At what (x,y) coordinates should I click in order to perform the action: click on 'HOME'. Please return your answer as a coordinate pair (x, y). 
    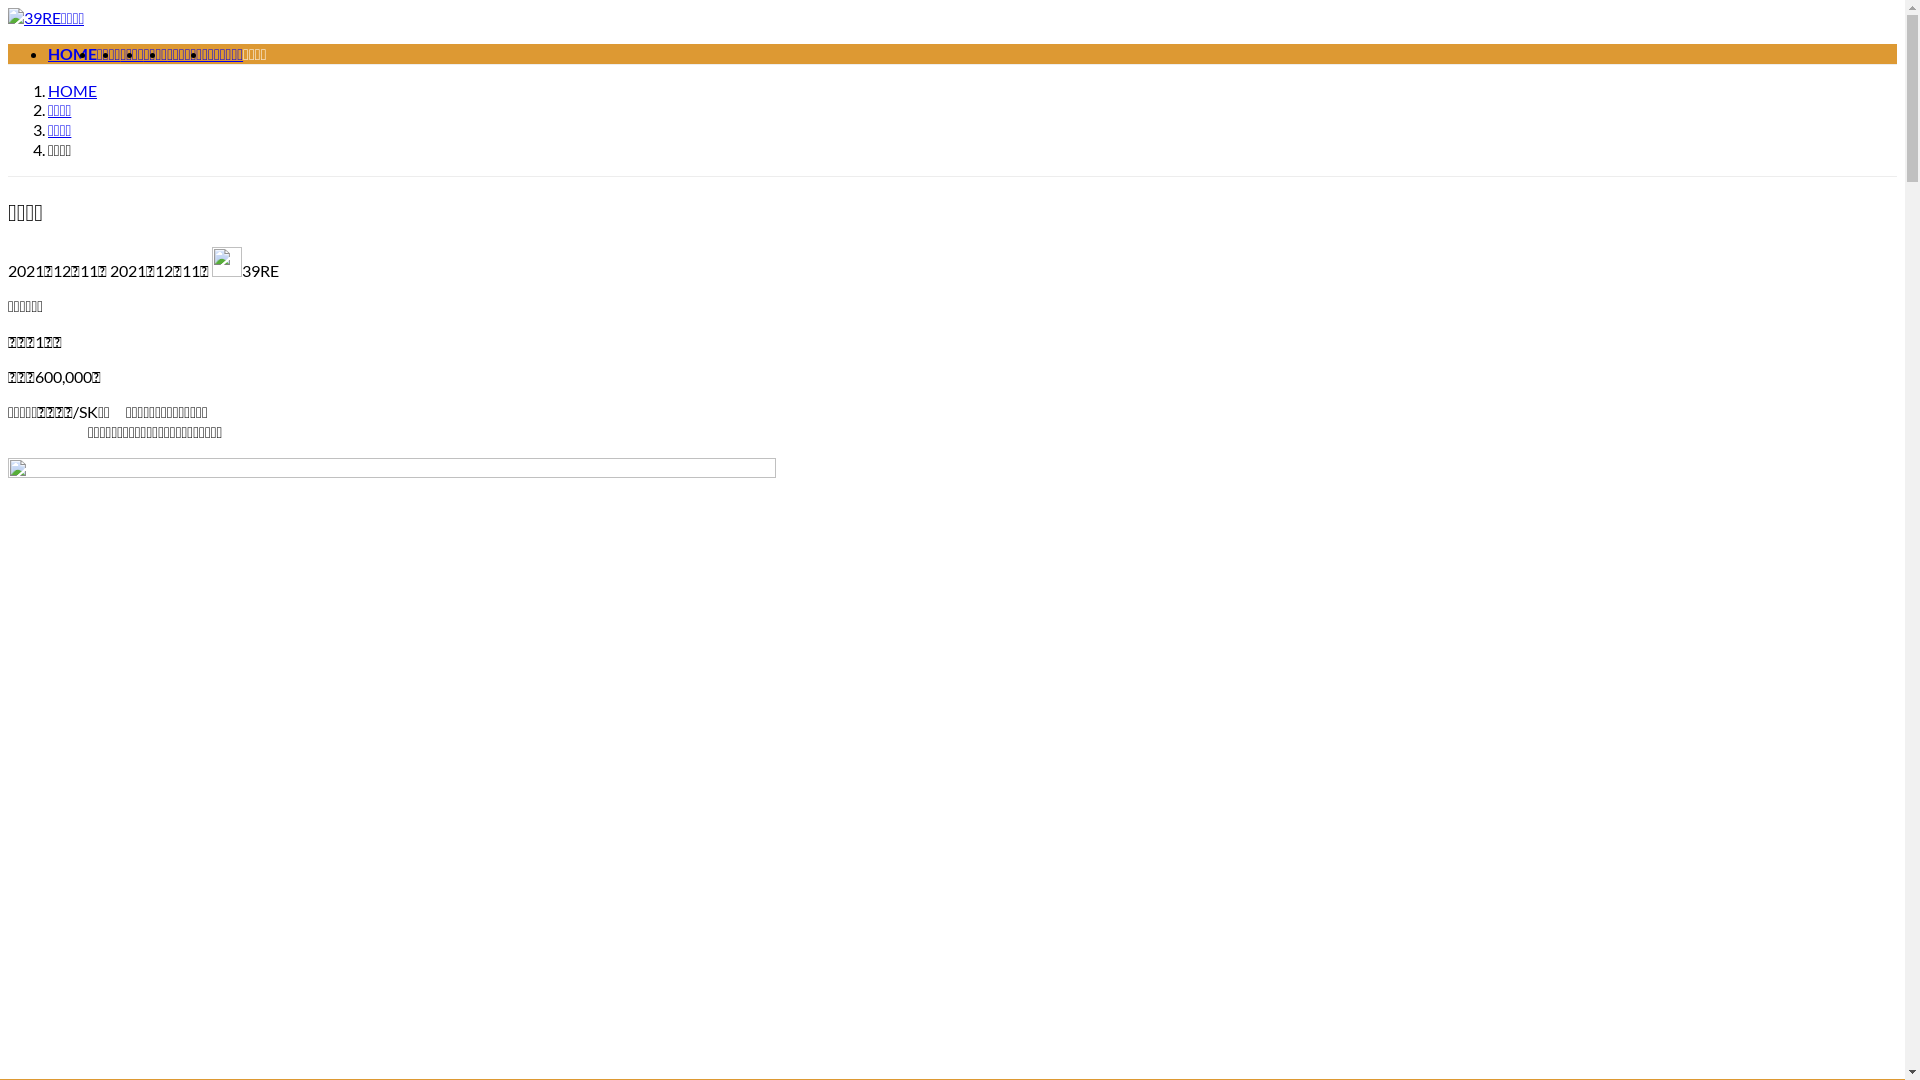
    Looking at the image, I should click on (72, 90).